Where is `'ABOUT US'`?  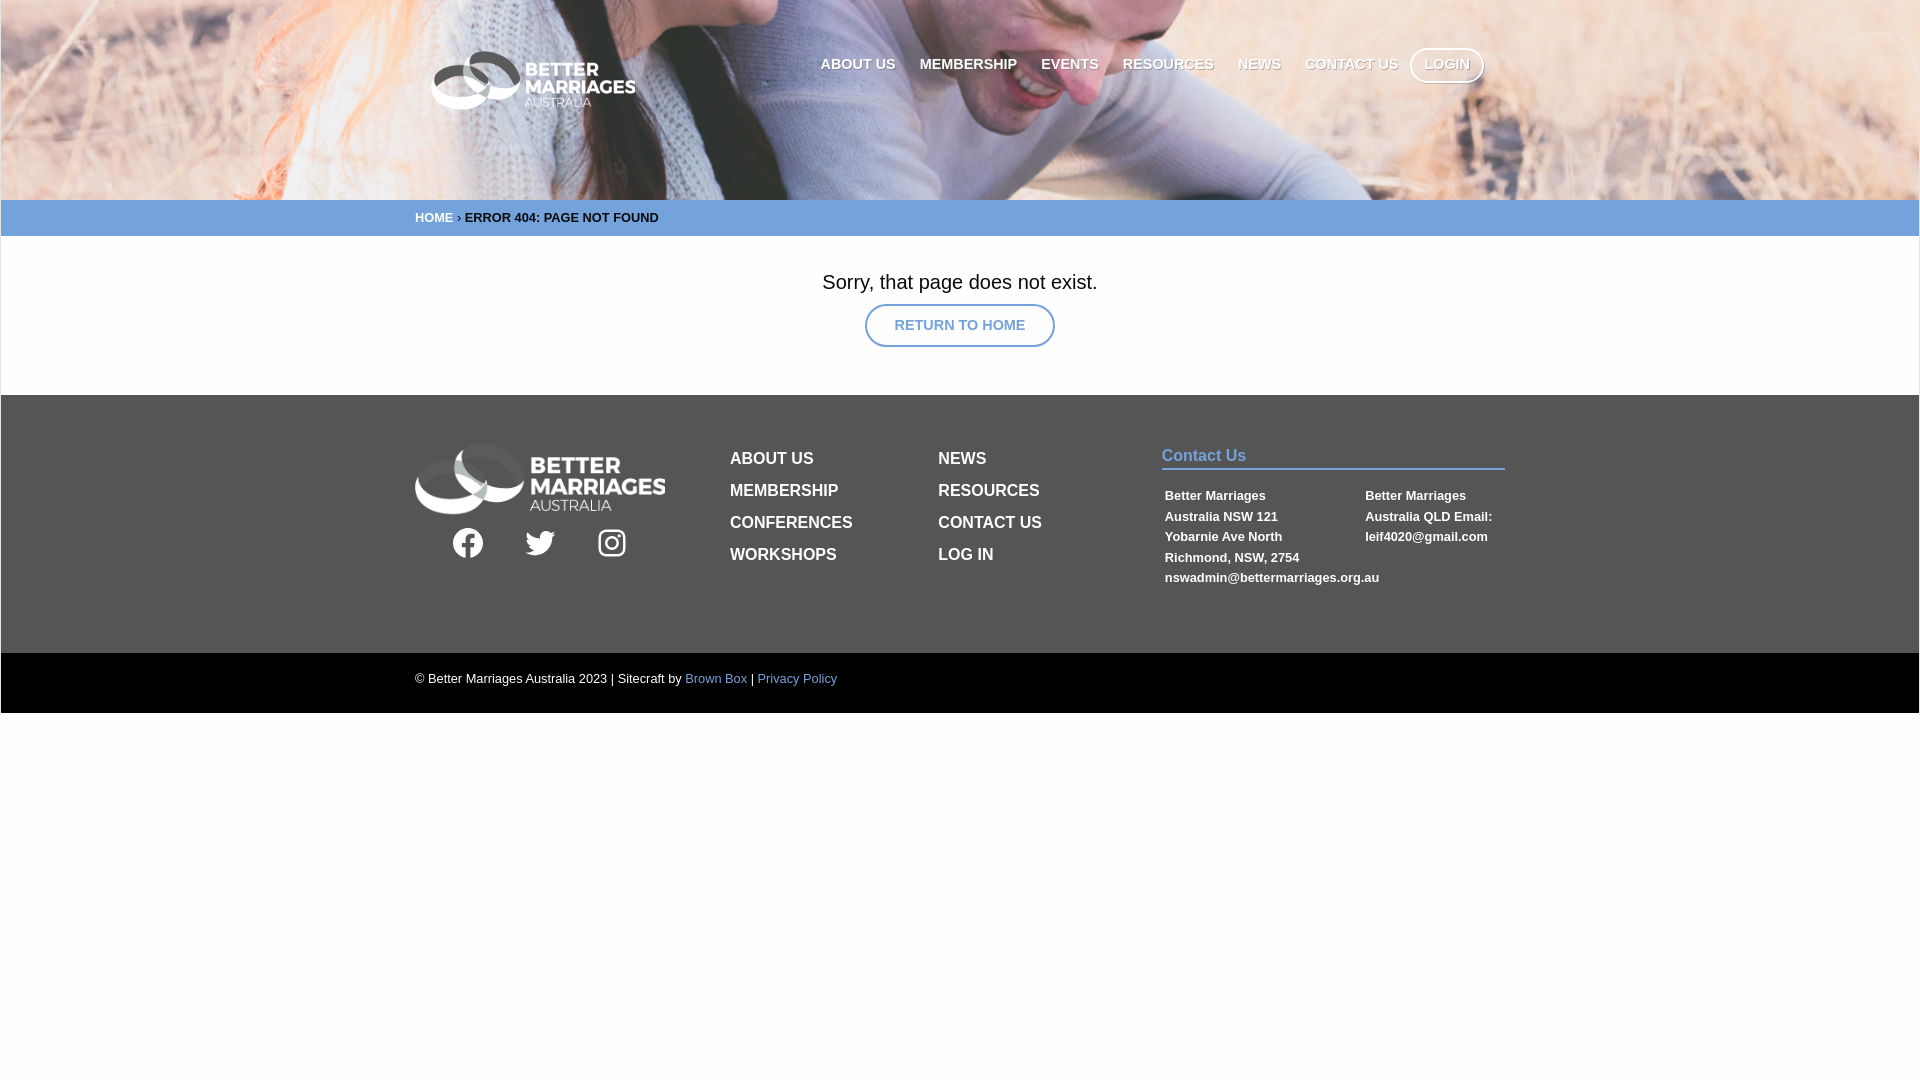 'ABOUT US' is located at coordinates (858, 64).